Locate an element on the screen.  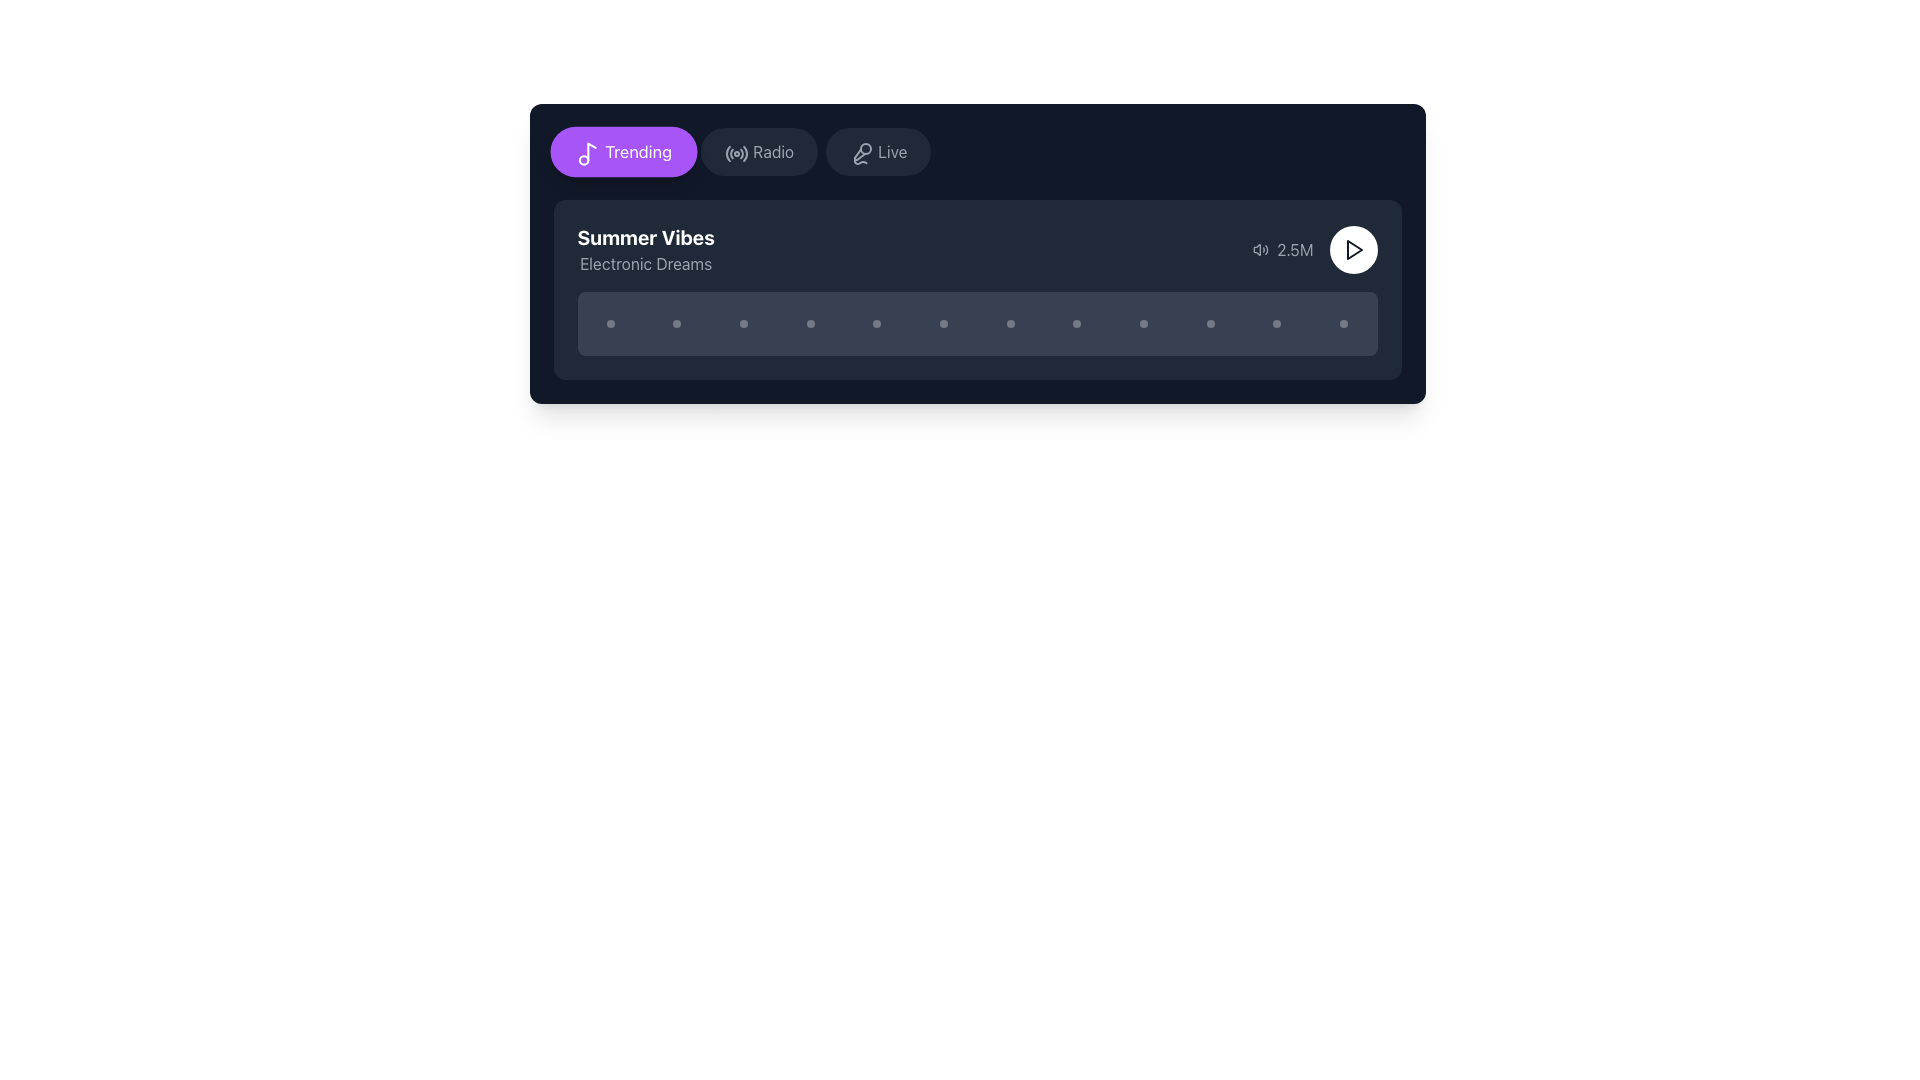
the 'Live' text label within the interactive button, which is styled in gray text and located in a dark gray button in the navigation row is located at coordinates (891, 150).